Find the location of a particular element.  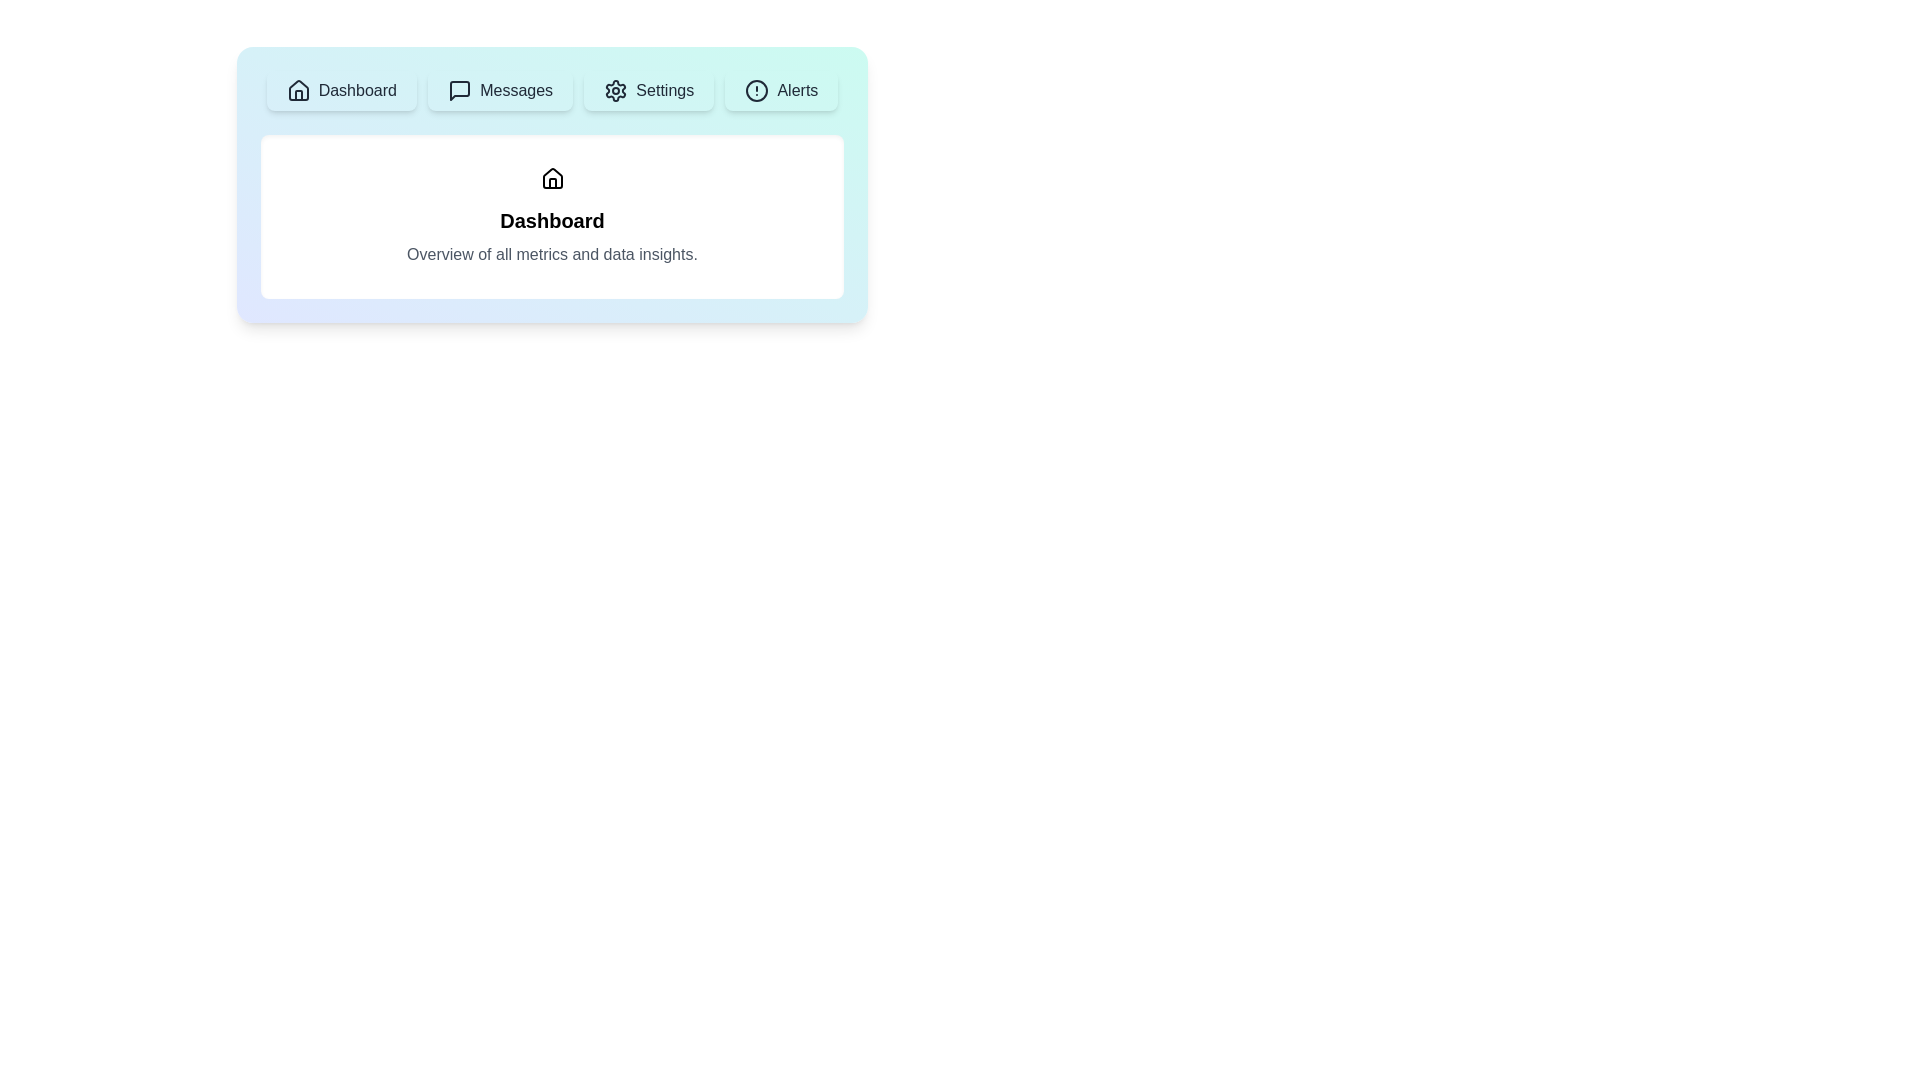

the tab labeled 'Settings' to preview its hover effect is located at coordinates (649, 91).